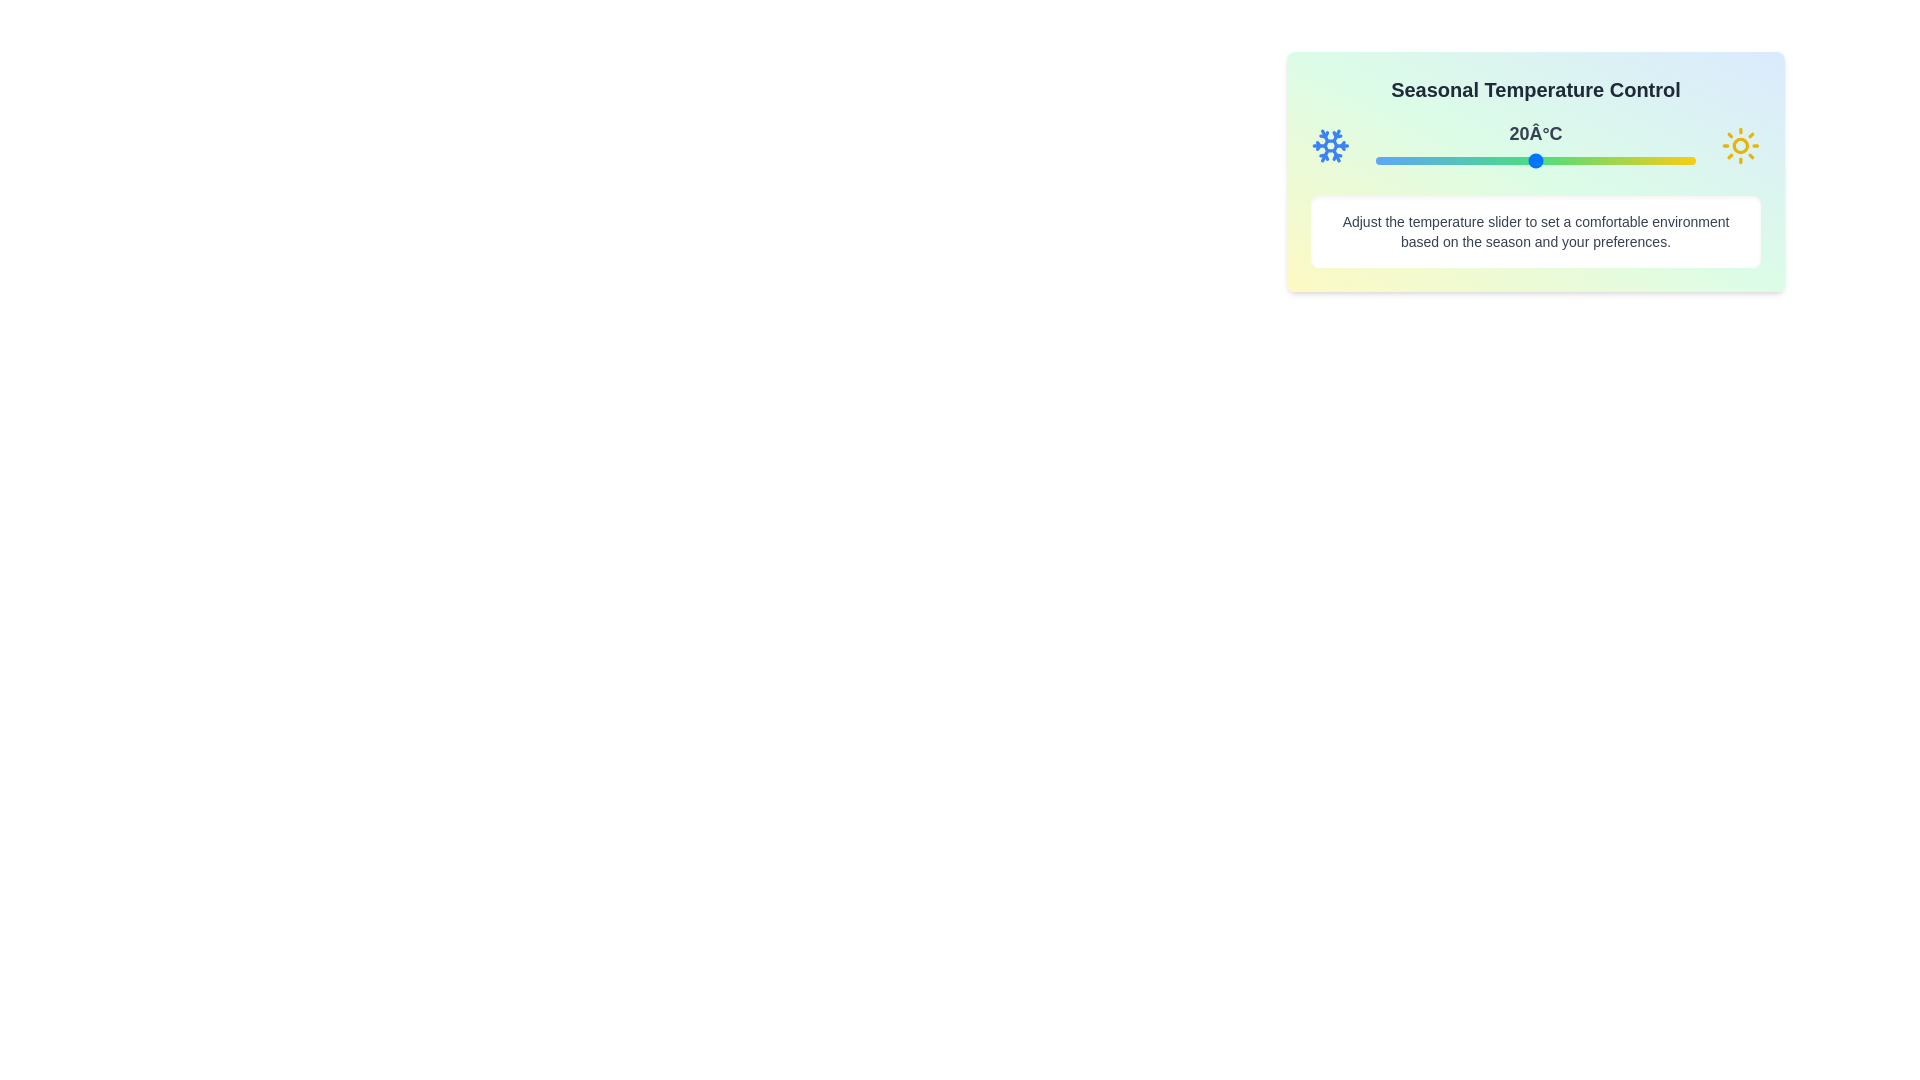 The height and width of the screenshot is (1080, 1920). Describe the element at coordinates (1330, 145) in the screenshot. I see `the snowflake icon to interact with it` at that location.